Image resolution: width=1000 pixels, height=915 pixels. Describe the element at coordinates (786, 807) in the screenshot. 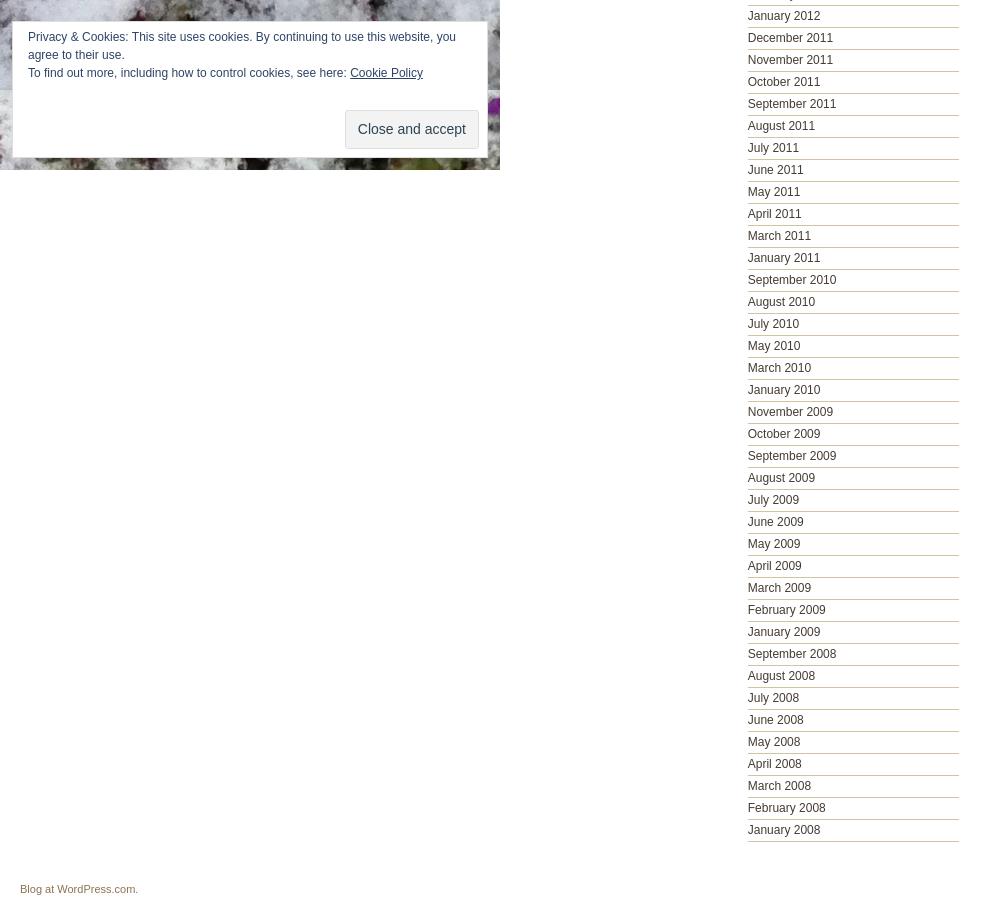

I see `'February 2008'` at that location.